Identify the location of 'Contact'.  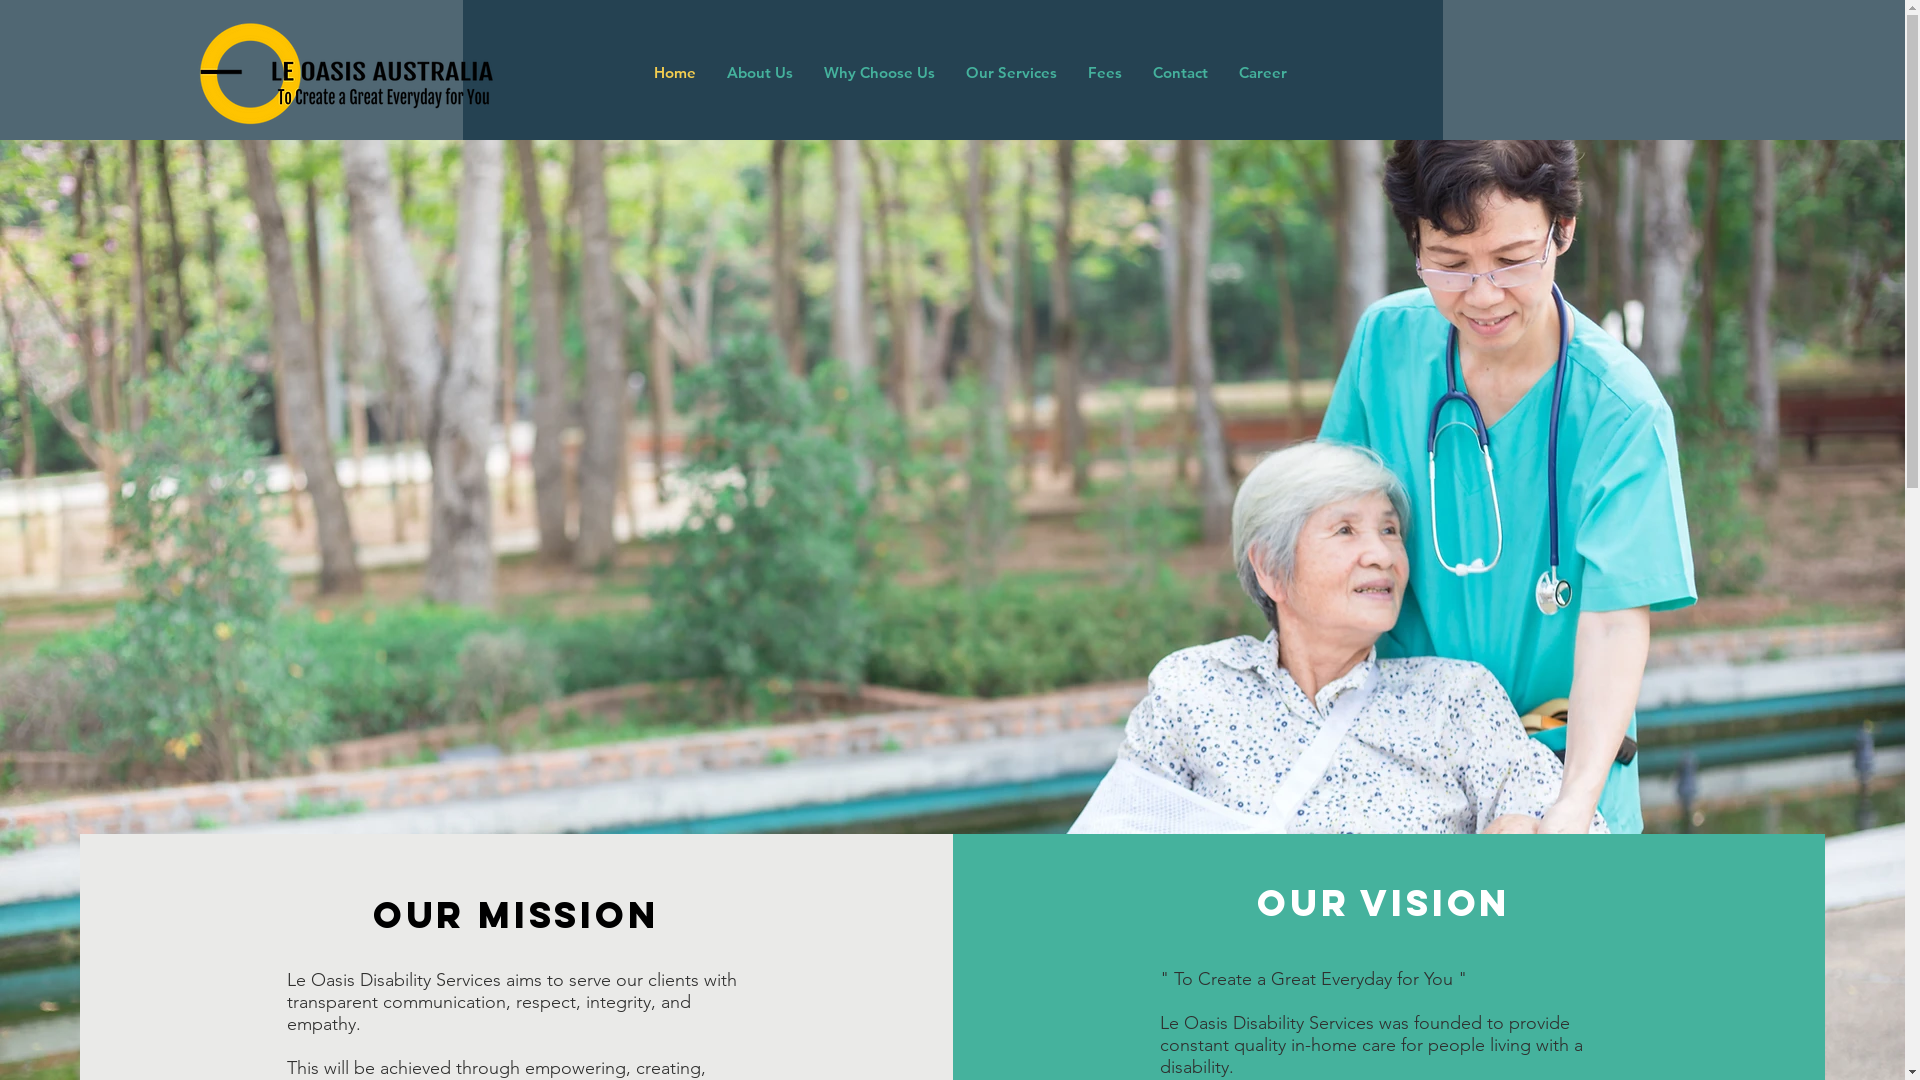
(1179, 72).